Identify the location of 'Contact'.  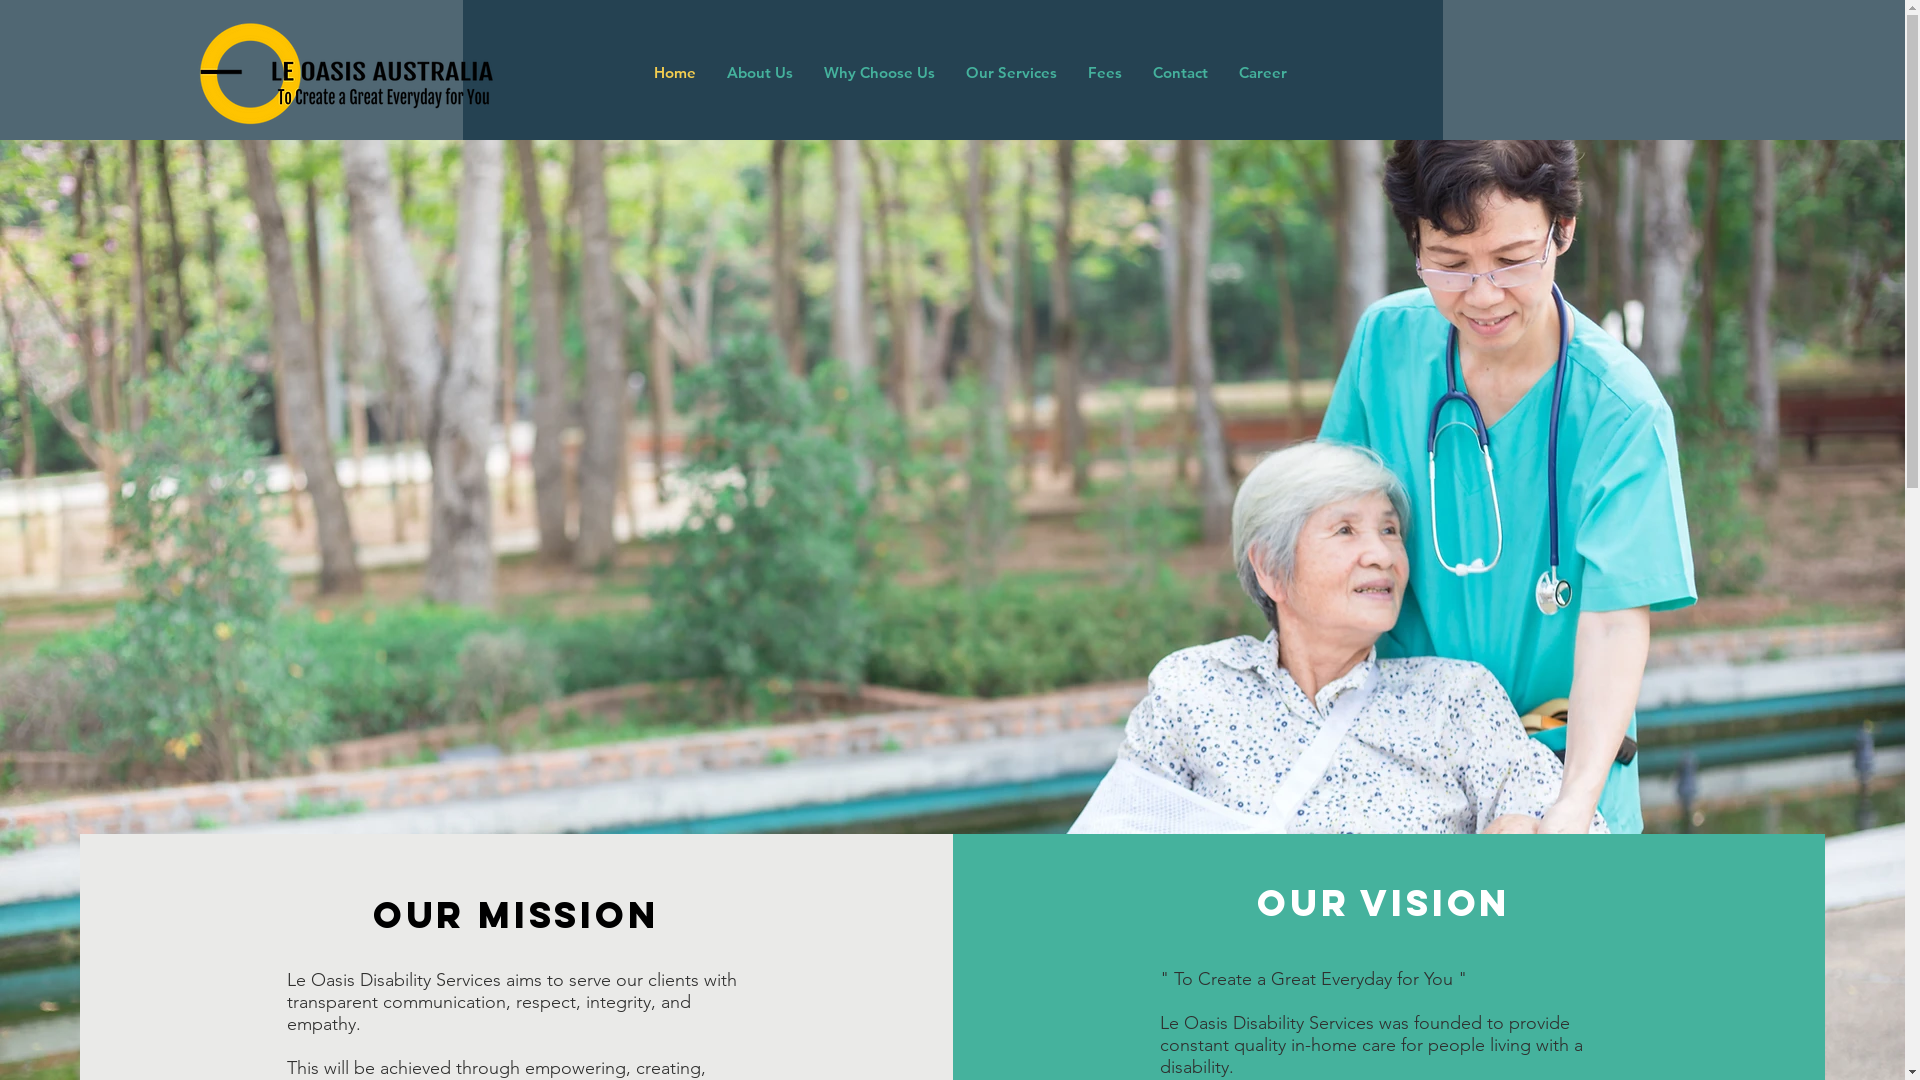
(1179, 72).